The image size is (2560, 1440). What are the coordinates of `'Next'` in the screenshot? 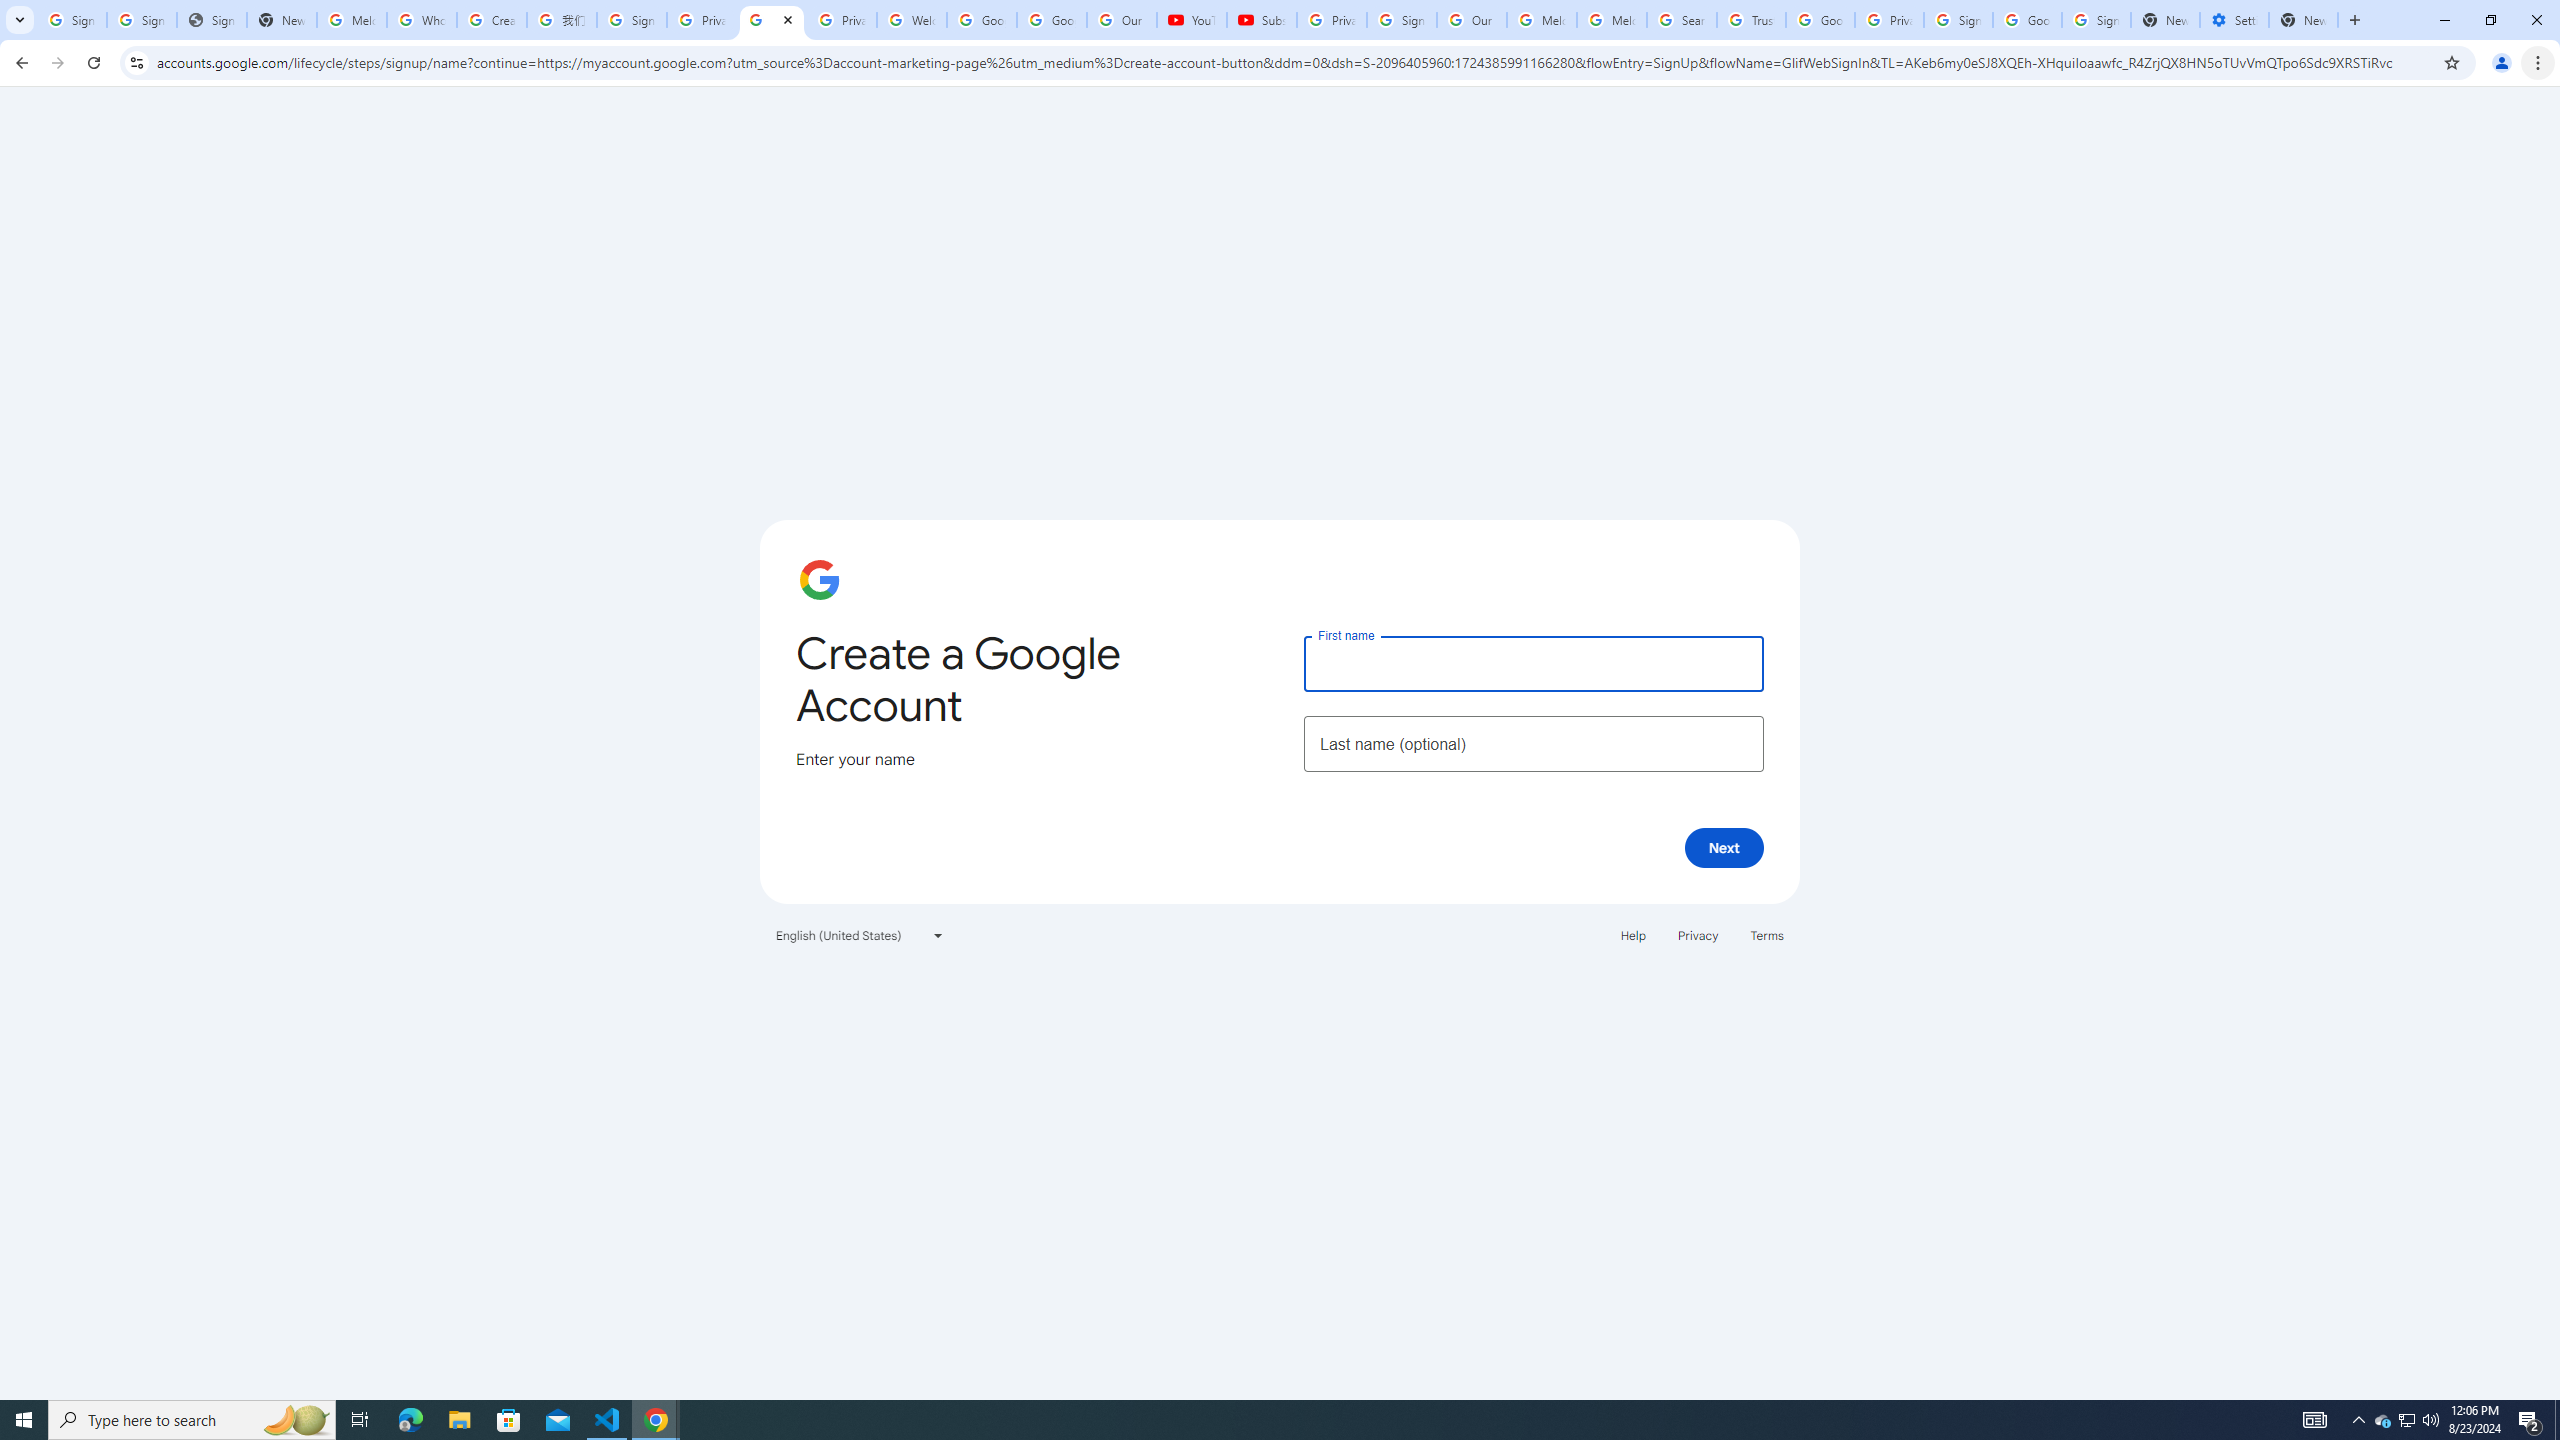 It's located at (1724, 846).